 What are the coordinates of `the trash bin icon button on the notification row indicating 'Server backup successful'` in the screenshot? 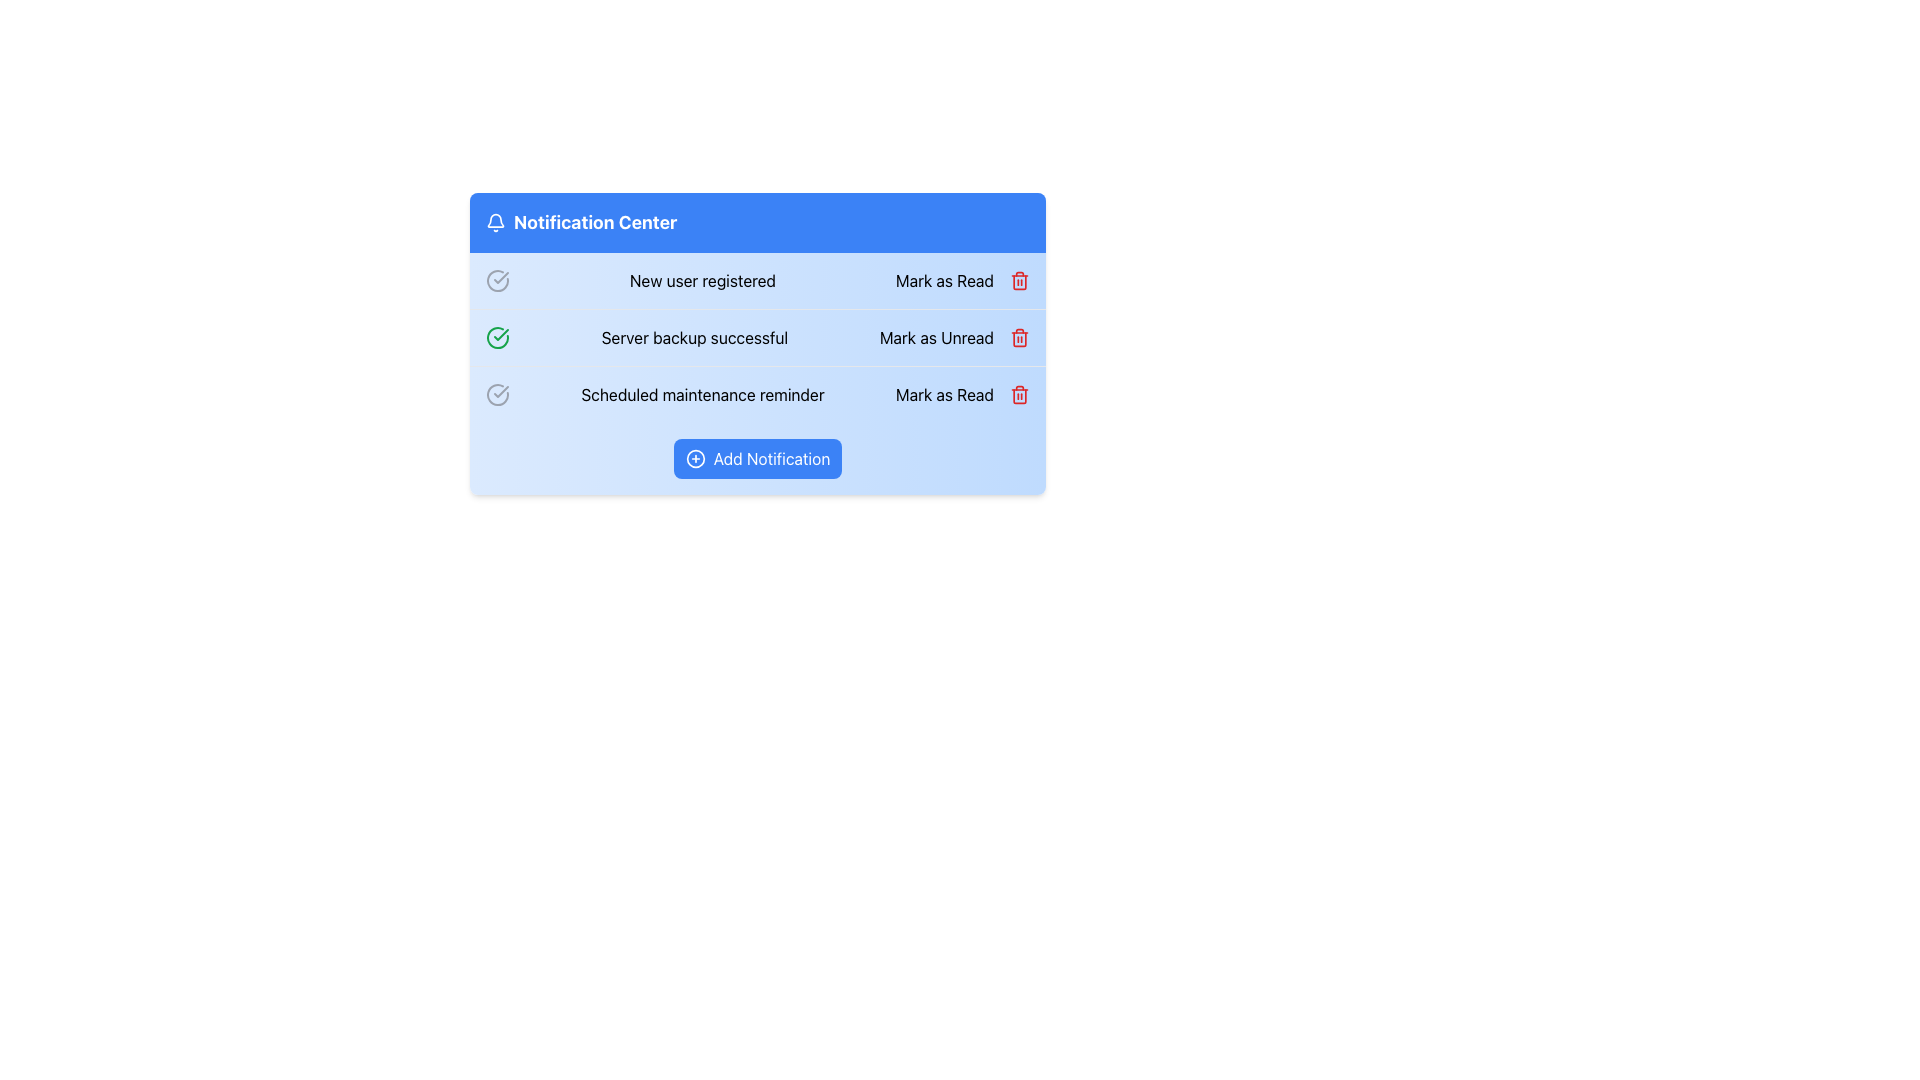 It's located at (1019, 337).